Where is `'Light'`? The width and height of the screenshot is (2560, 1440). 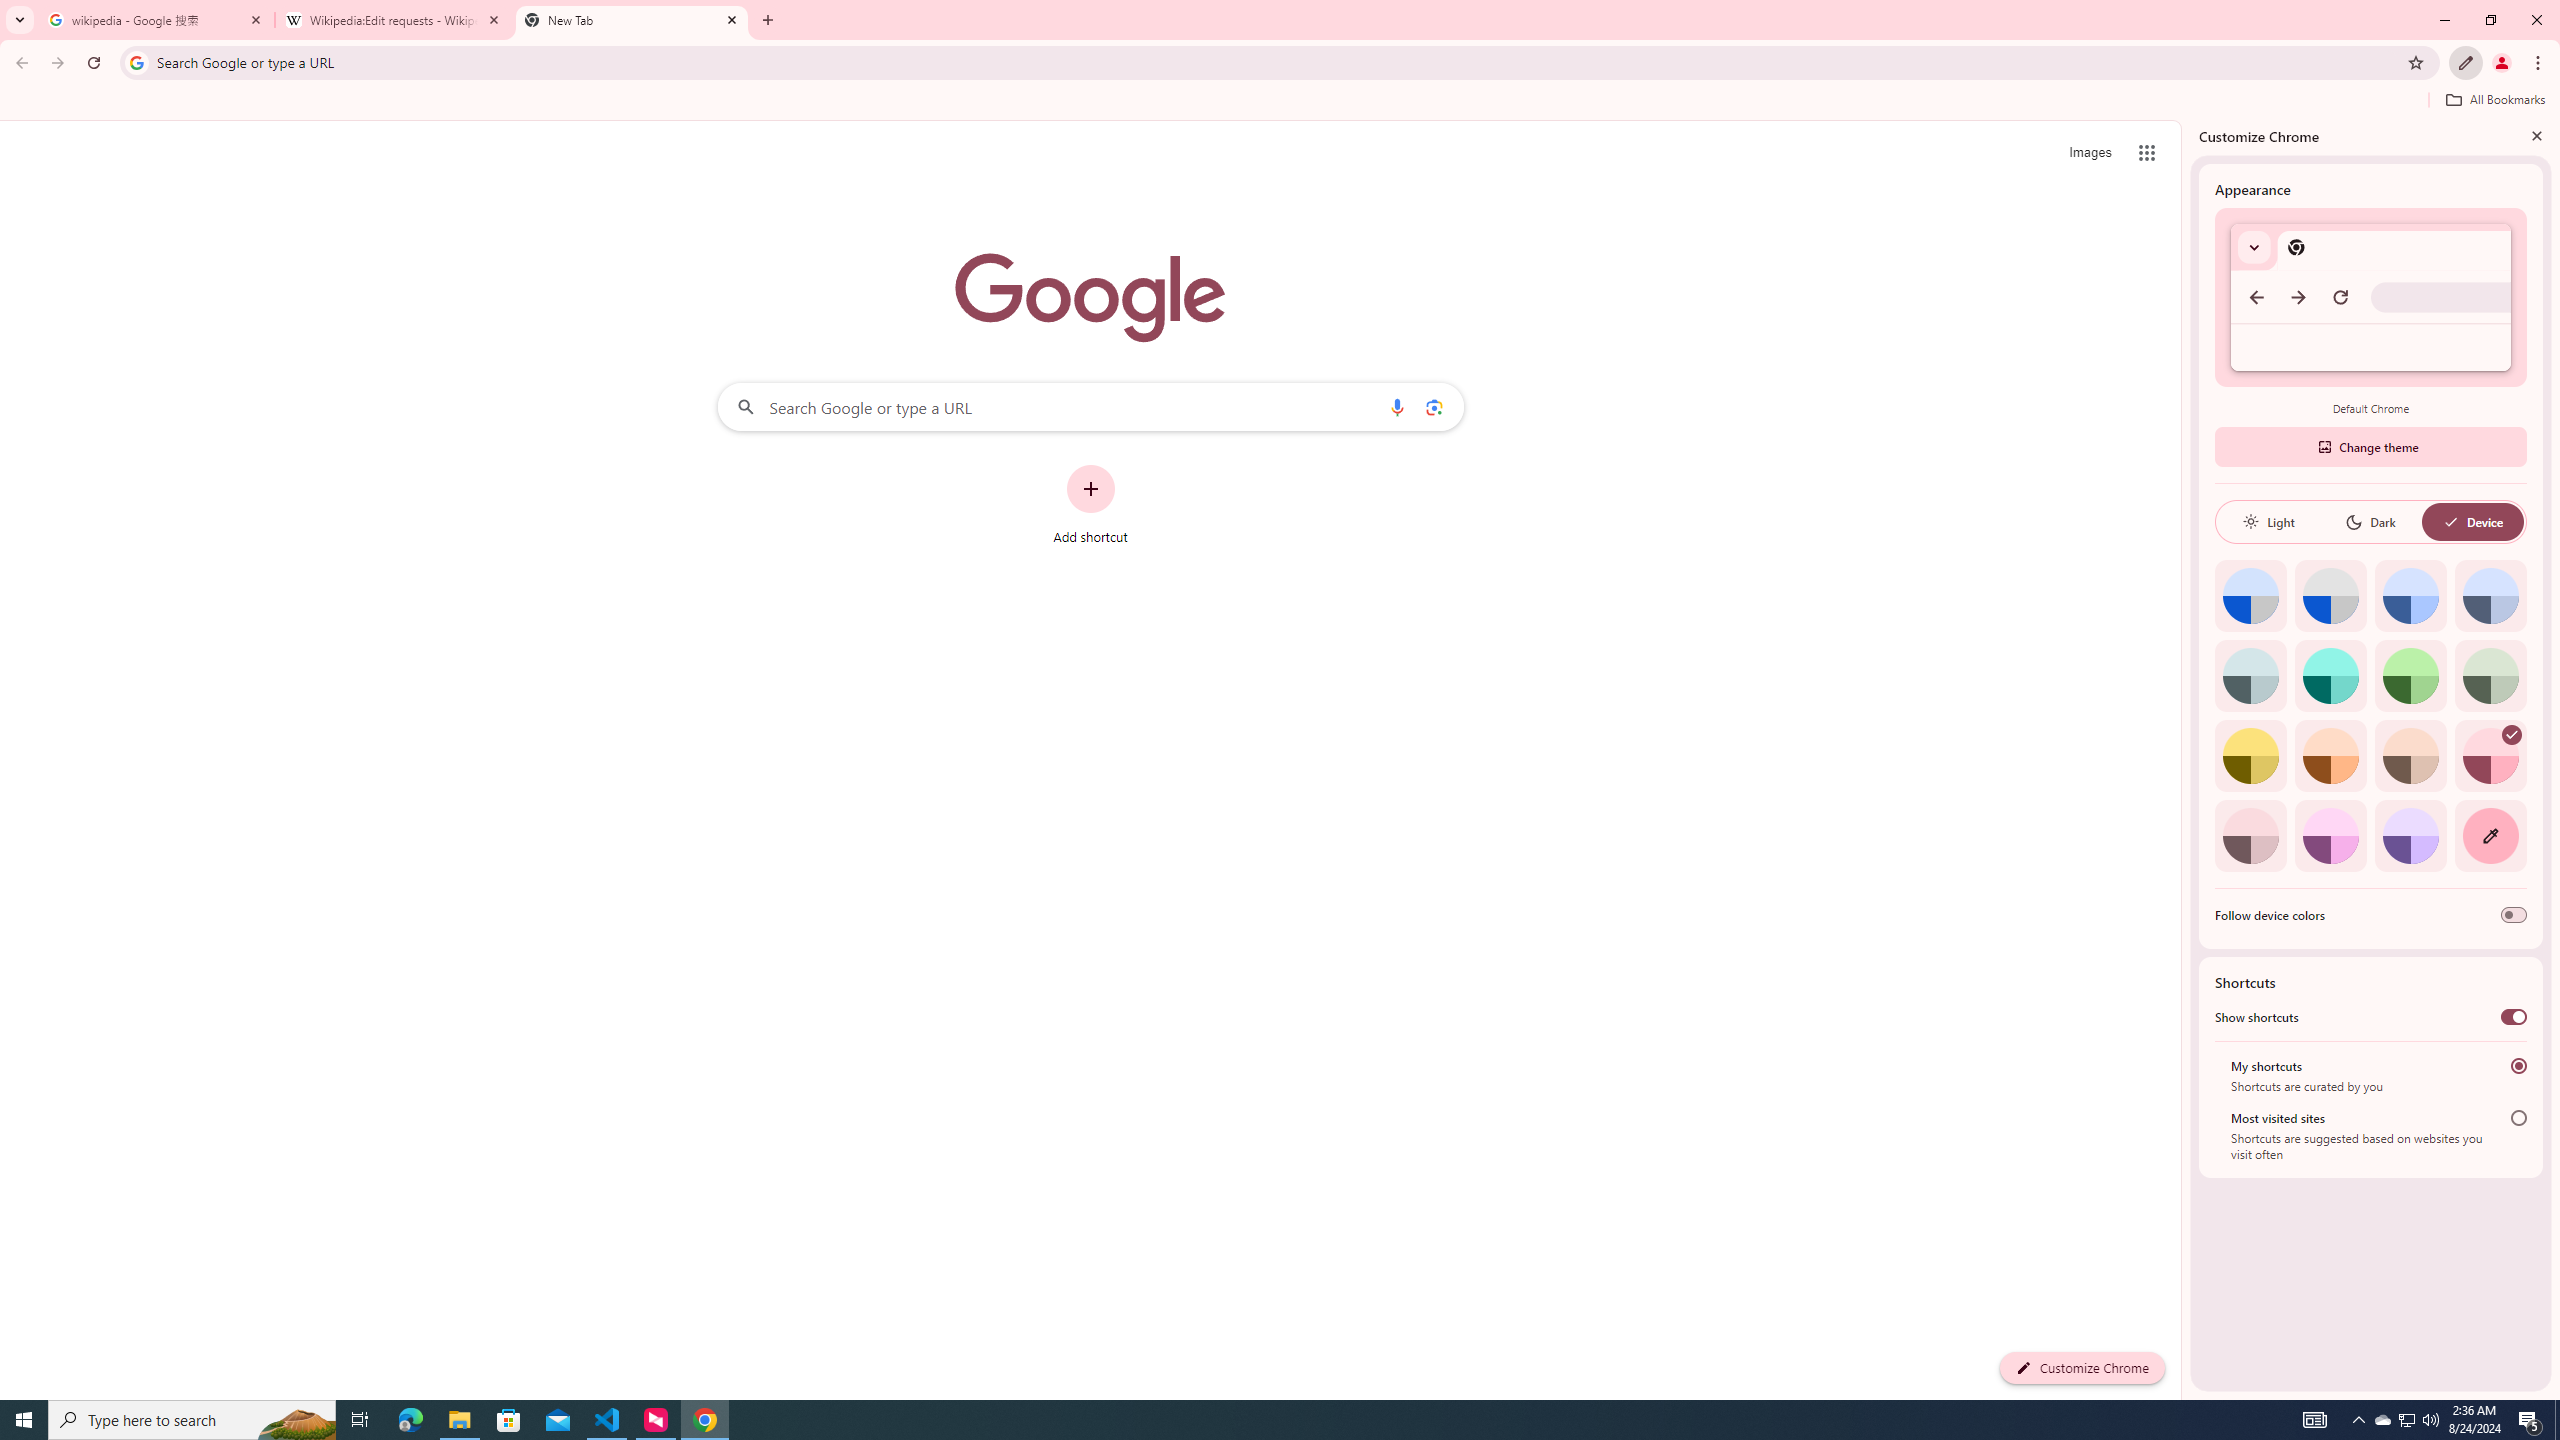 'Light' is located at coordinates (2267, 521).